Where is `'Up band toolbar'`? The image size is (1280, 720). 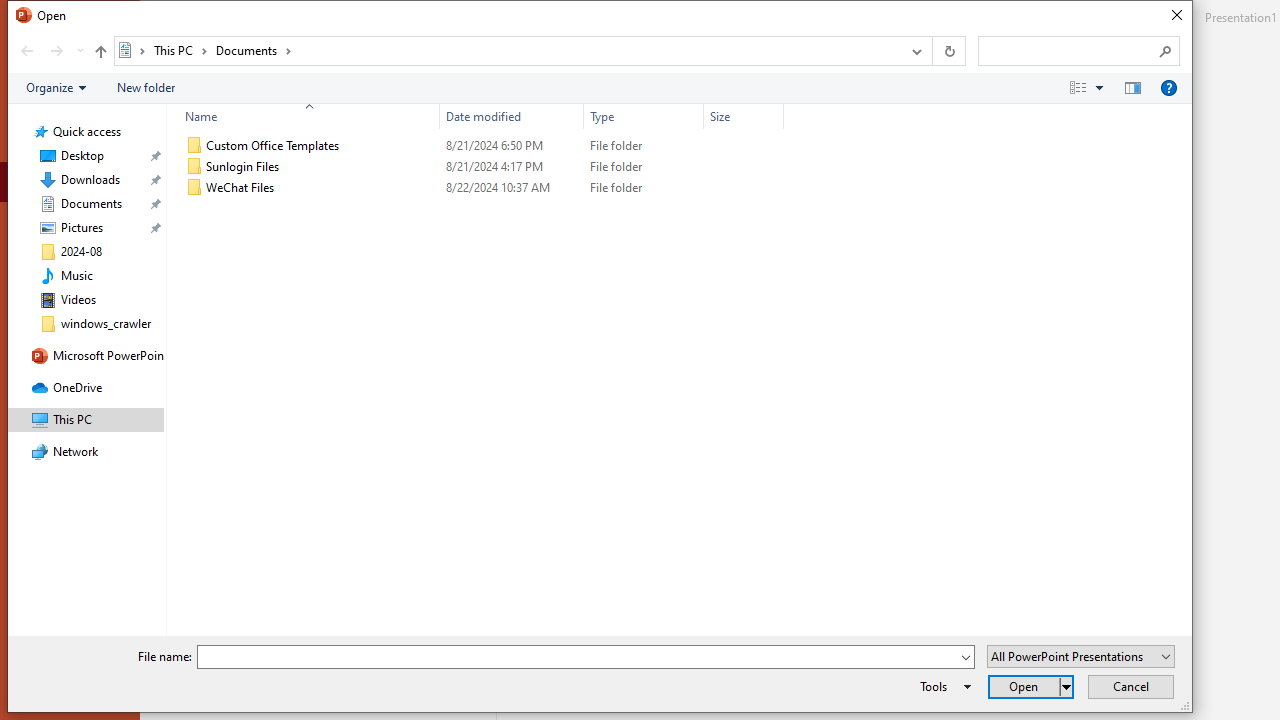 'Up band toolbar' is located at coordinates (100, 53).